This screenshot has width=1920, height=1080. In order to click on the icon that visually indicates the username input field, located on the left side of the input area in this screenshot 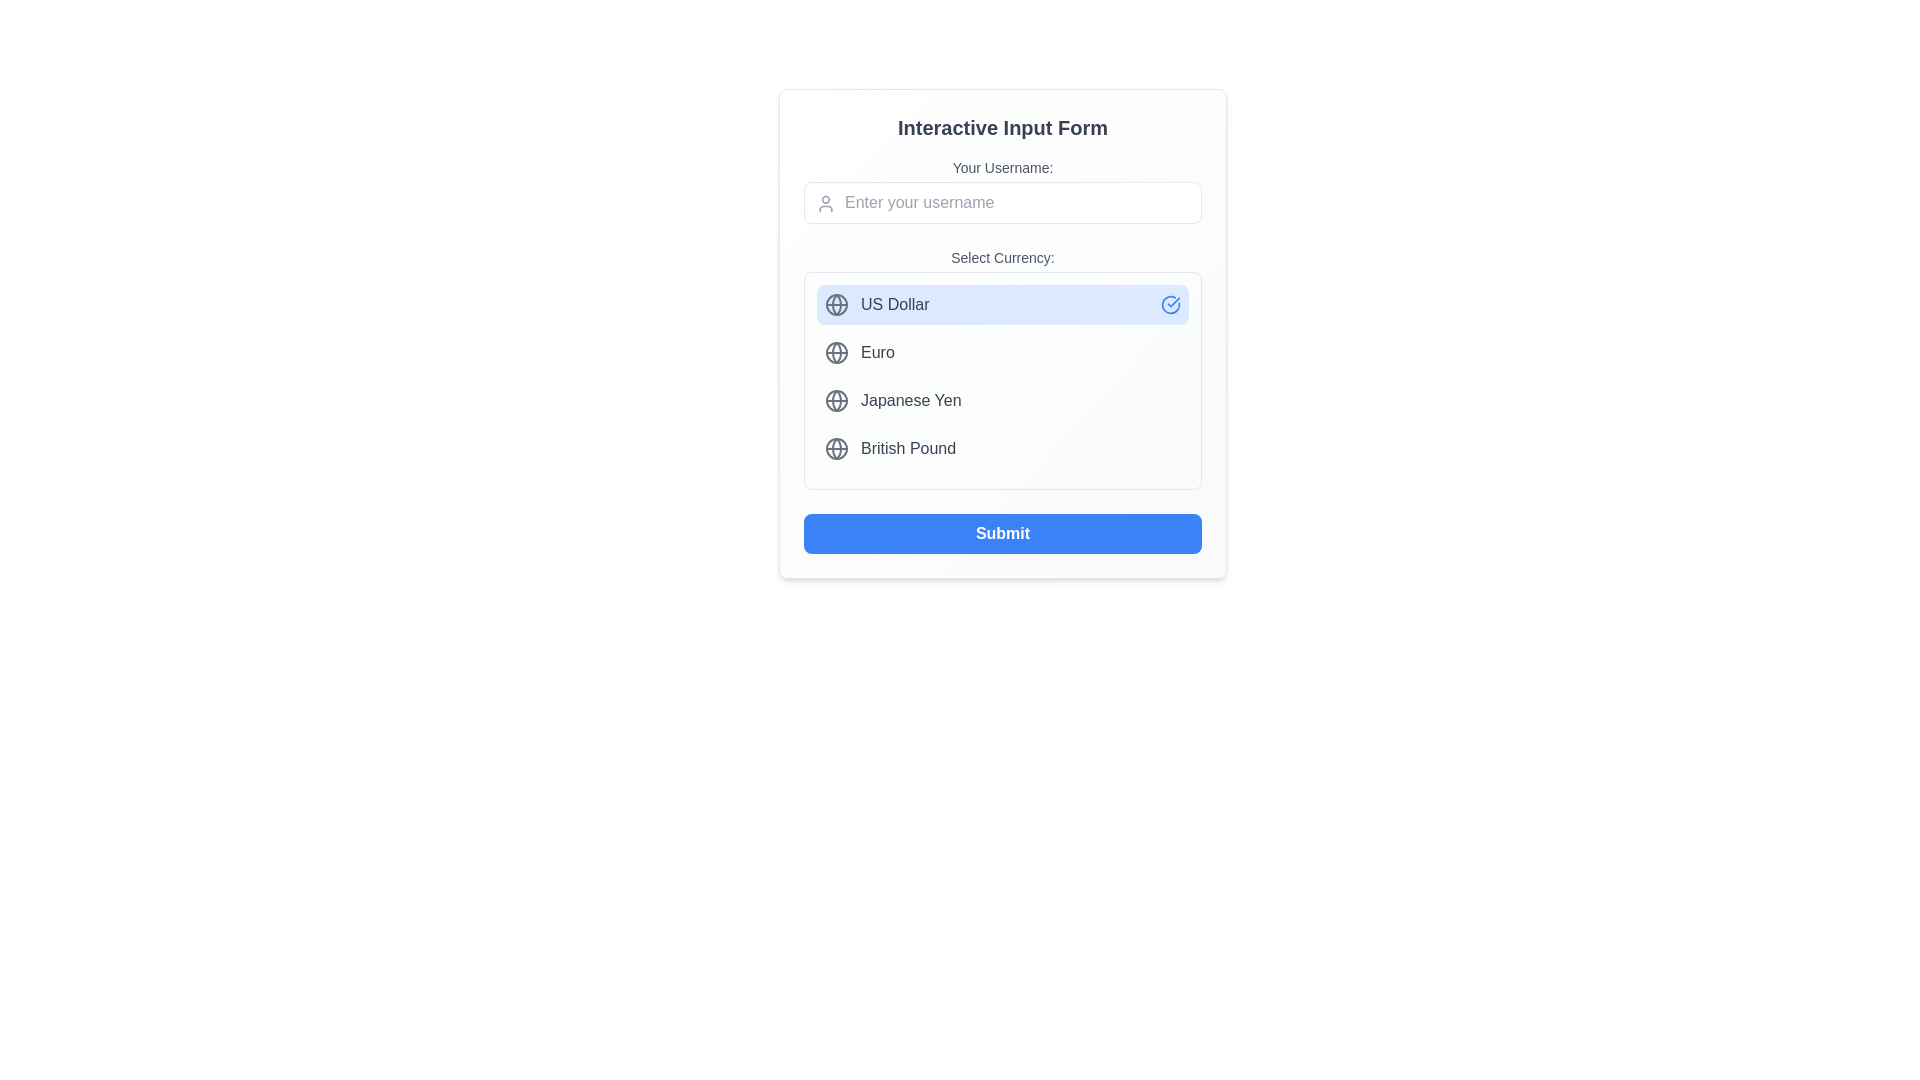, I will do `click(825, 204)`.